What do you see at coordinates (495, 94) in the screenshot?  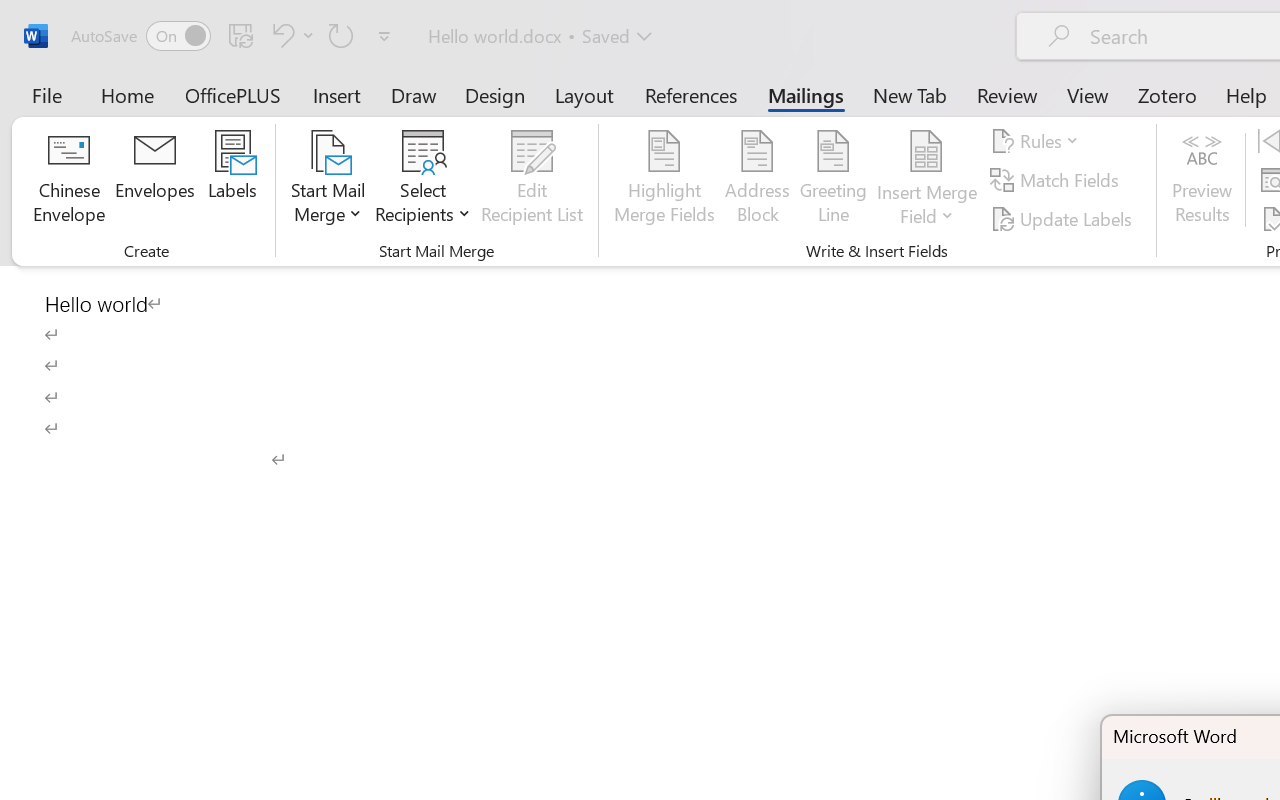 I see `'Design'` at bounding box center [495, 94].